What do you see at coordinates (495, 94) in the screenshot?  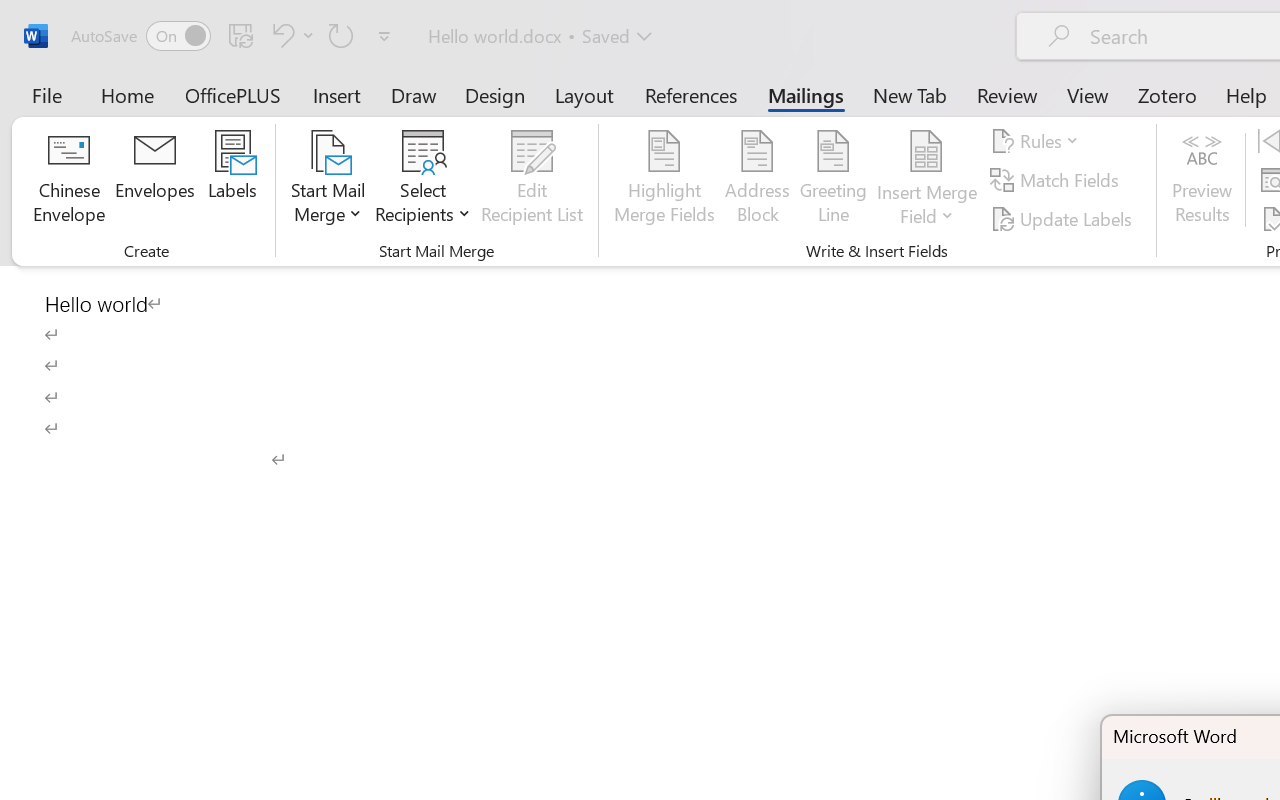 I see `'Design'` at bounding box center [495, 94].